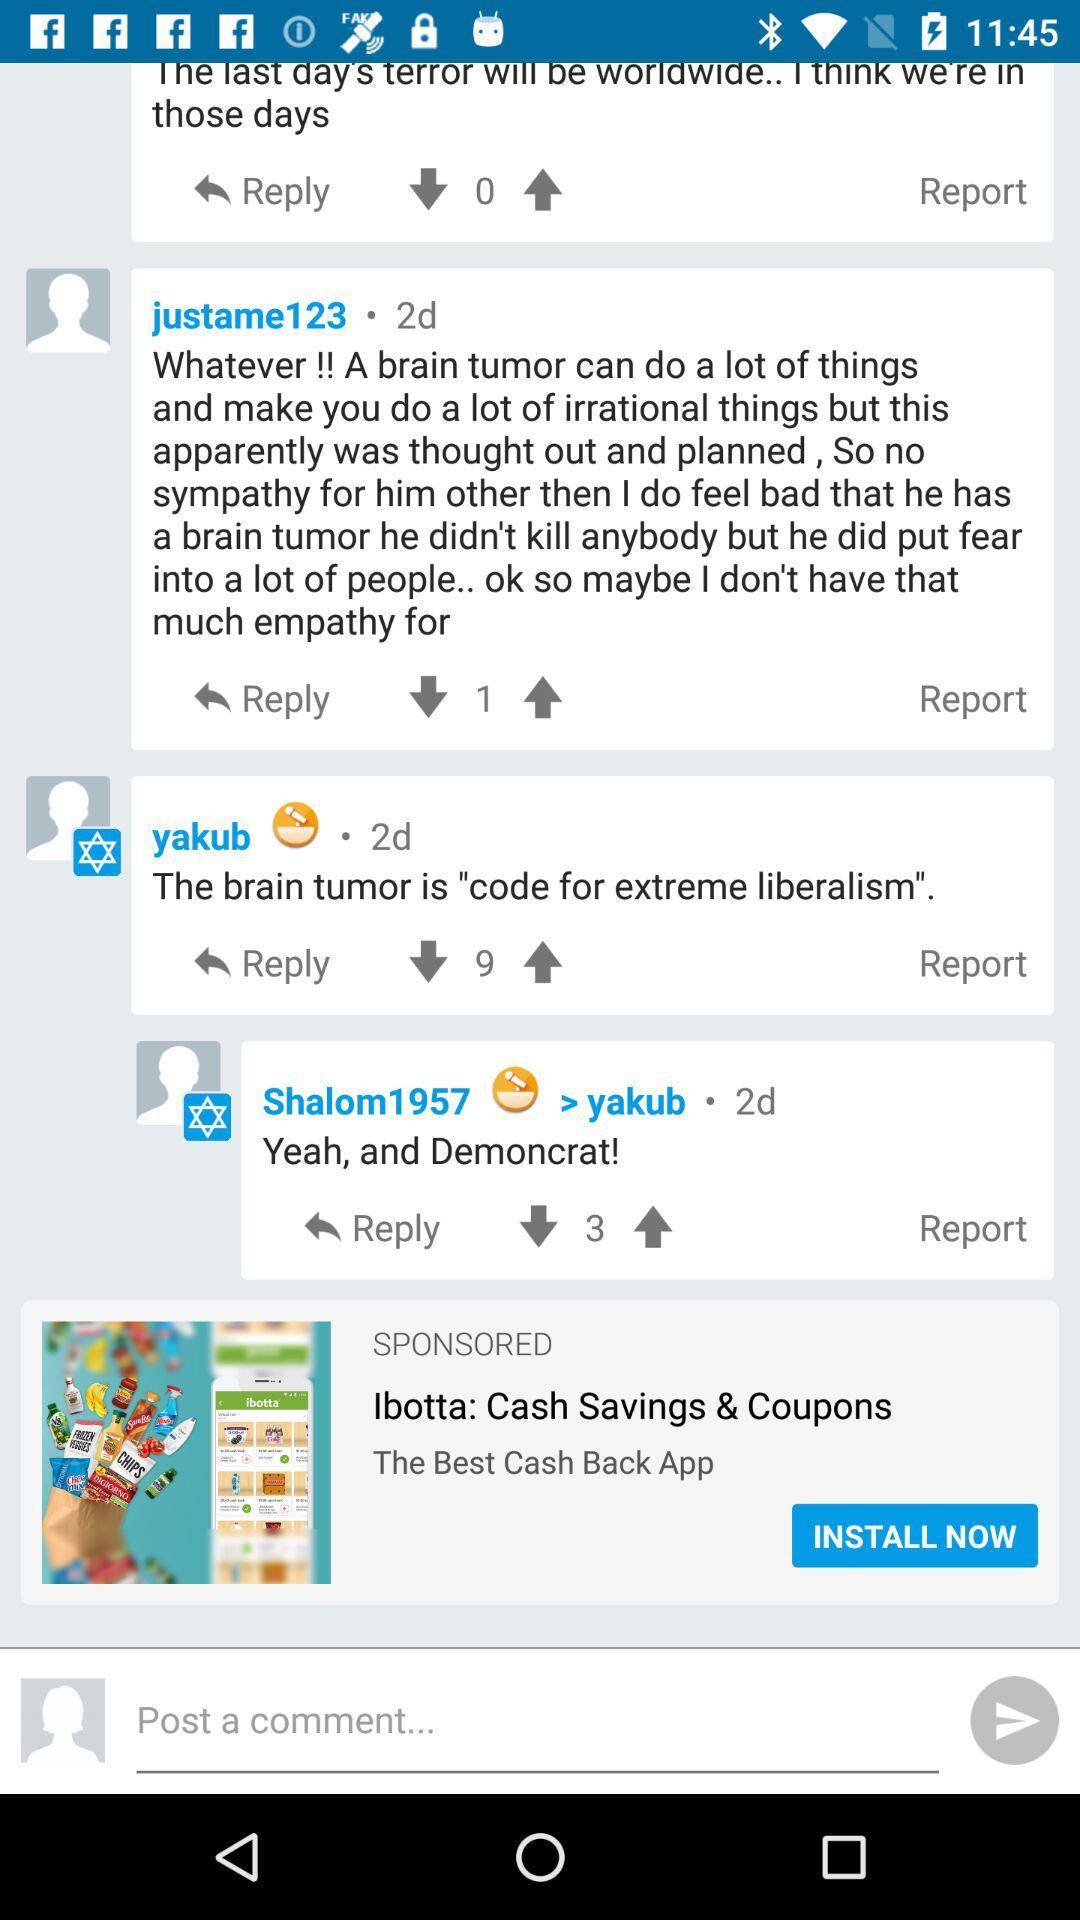 The height and width of the screenshot is (1920, 1080). Describe the element at coordinates (704, 1398) in the screenshot. I see `ibotta cash savings` at that location.